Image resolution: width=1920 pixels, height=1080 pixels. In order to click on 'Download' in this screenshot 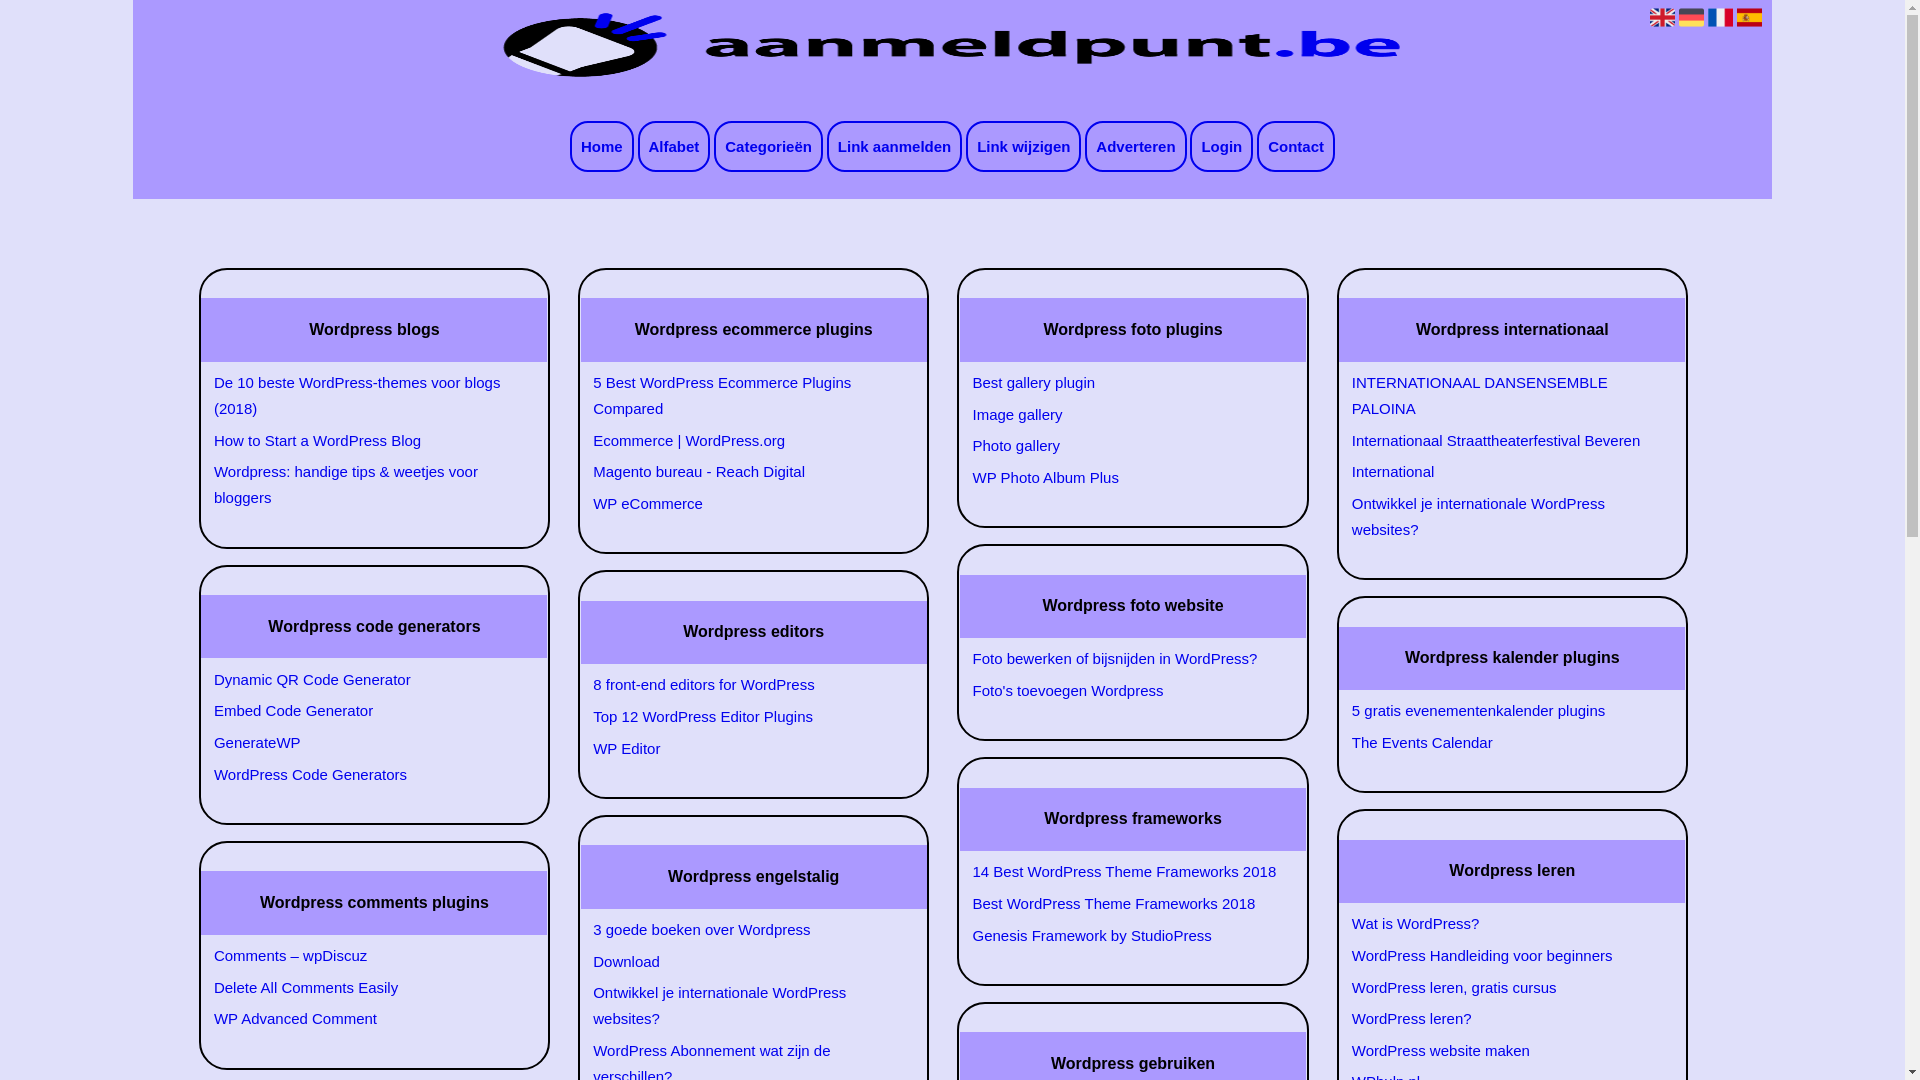, I will do `click(581, 960)`.